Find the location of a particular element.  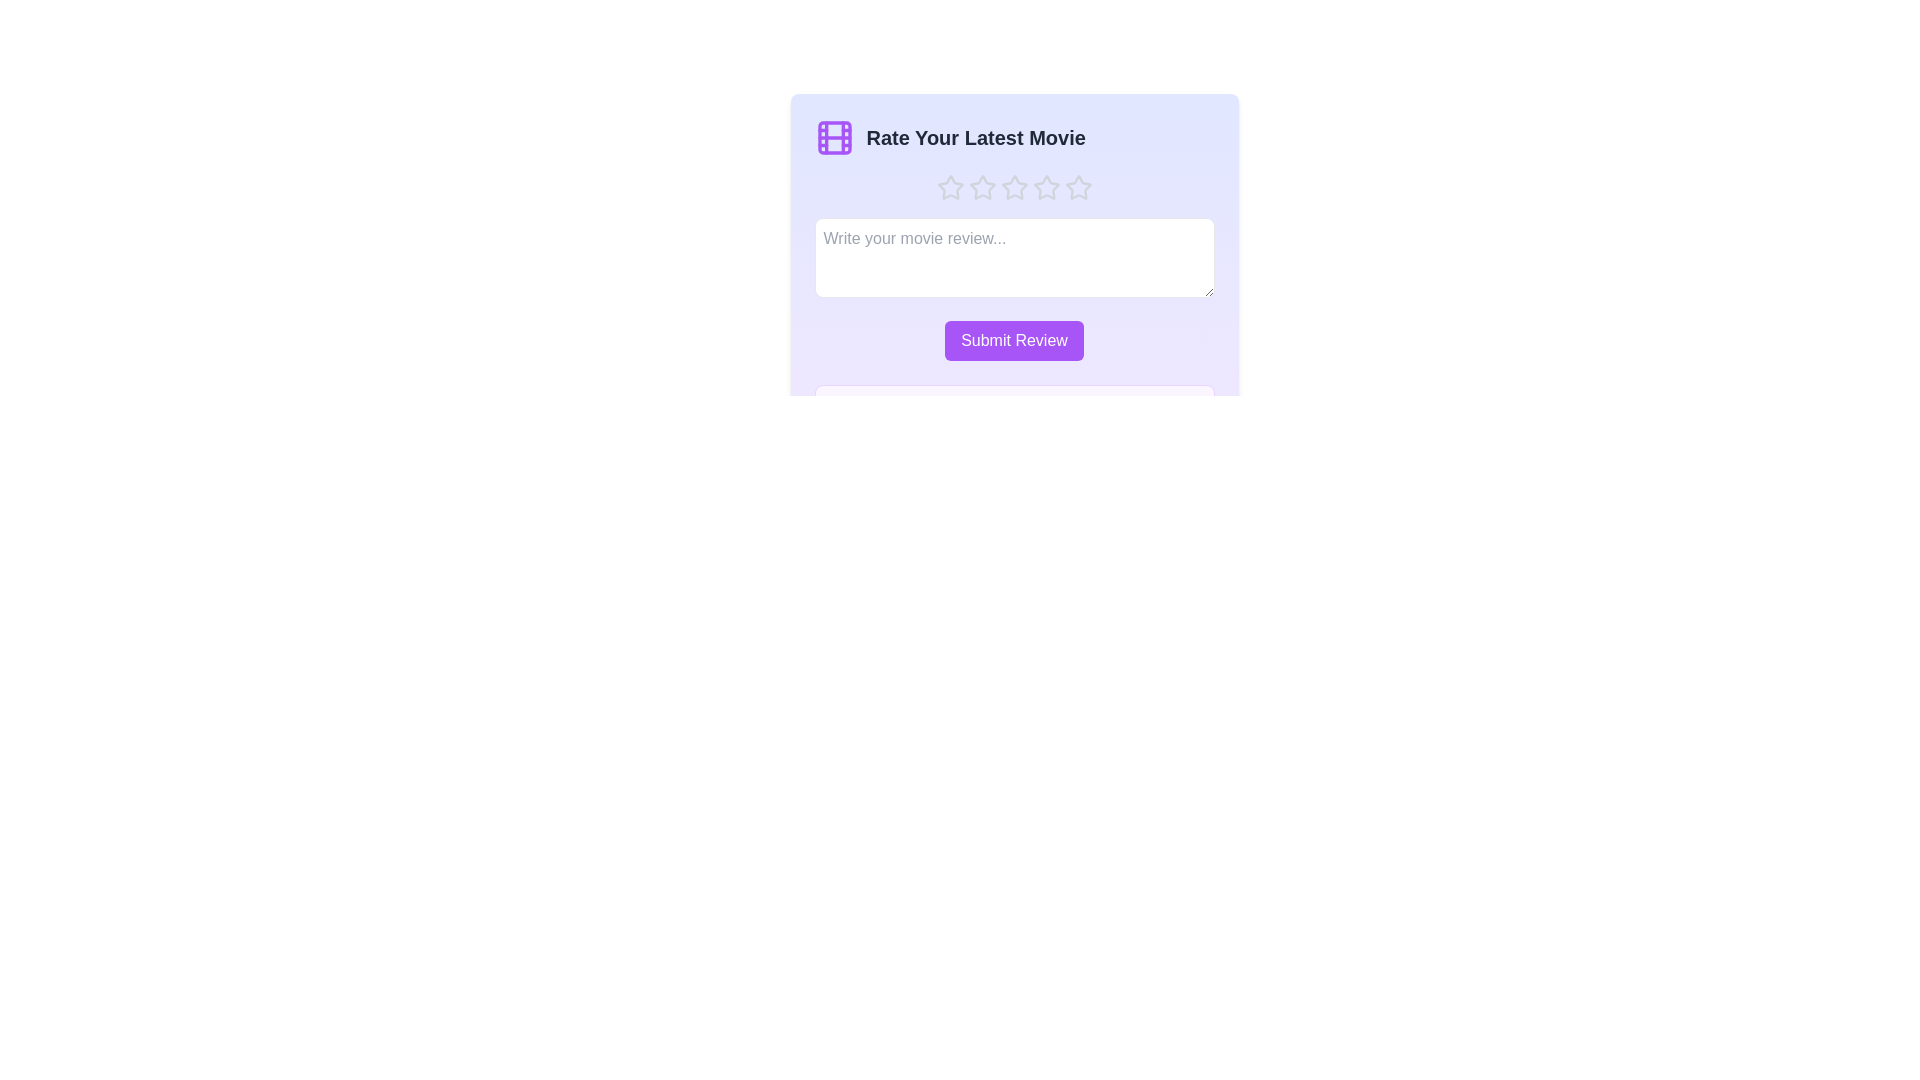

the movie rating to 3 stars by clicking on the corresponding star is located at coordinates (1014, 188).